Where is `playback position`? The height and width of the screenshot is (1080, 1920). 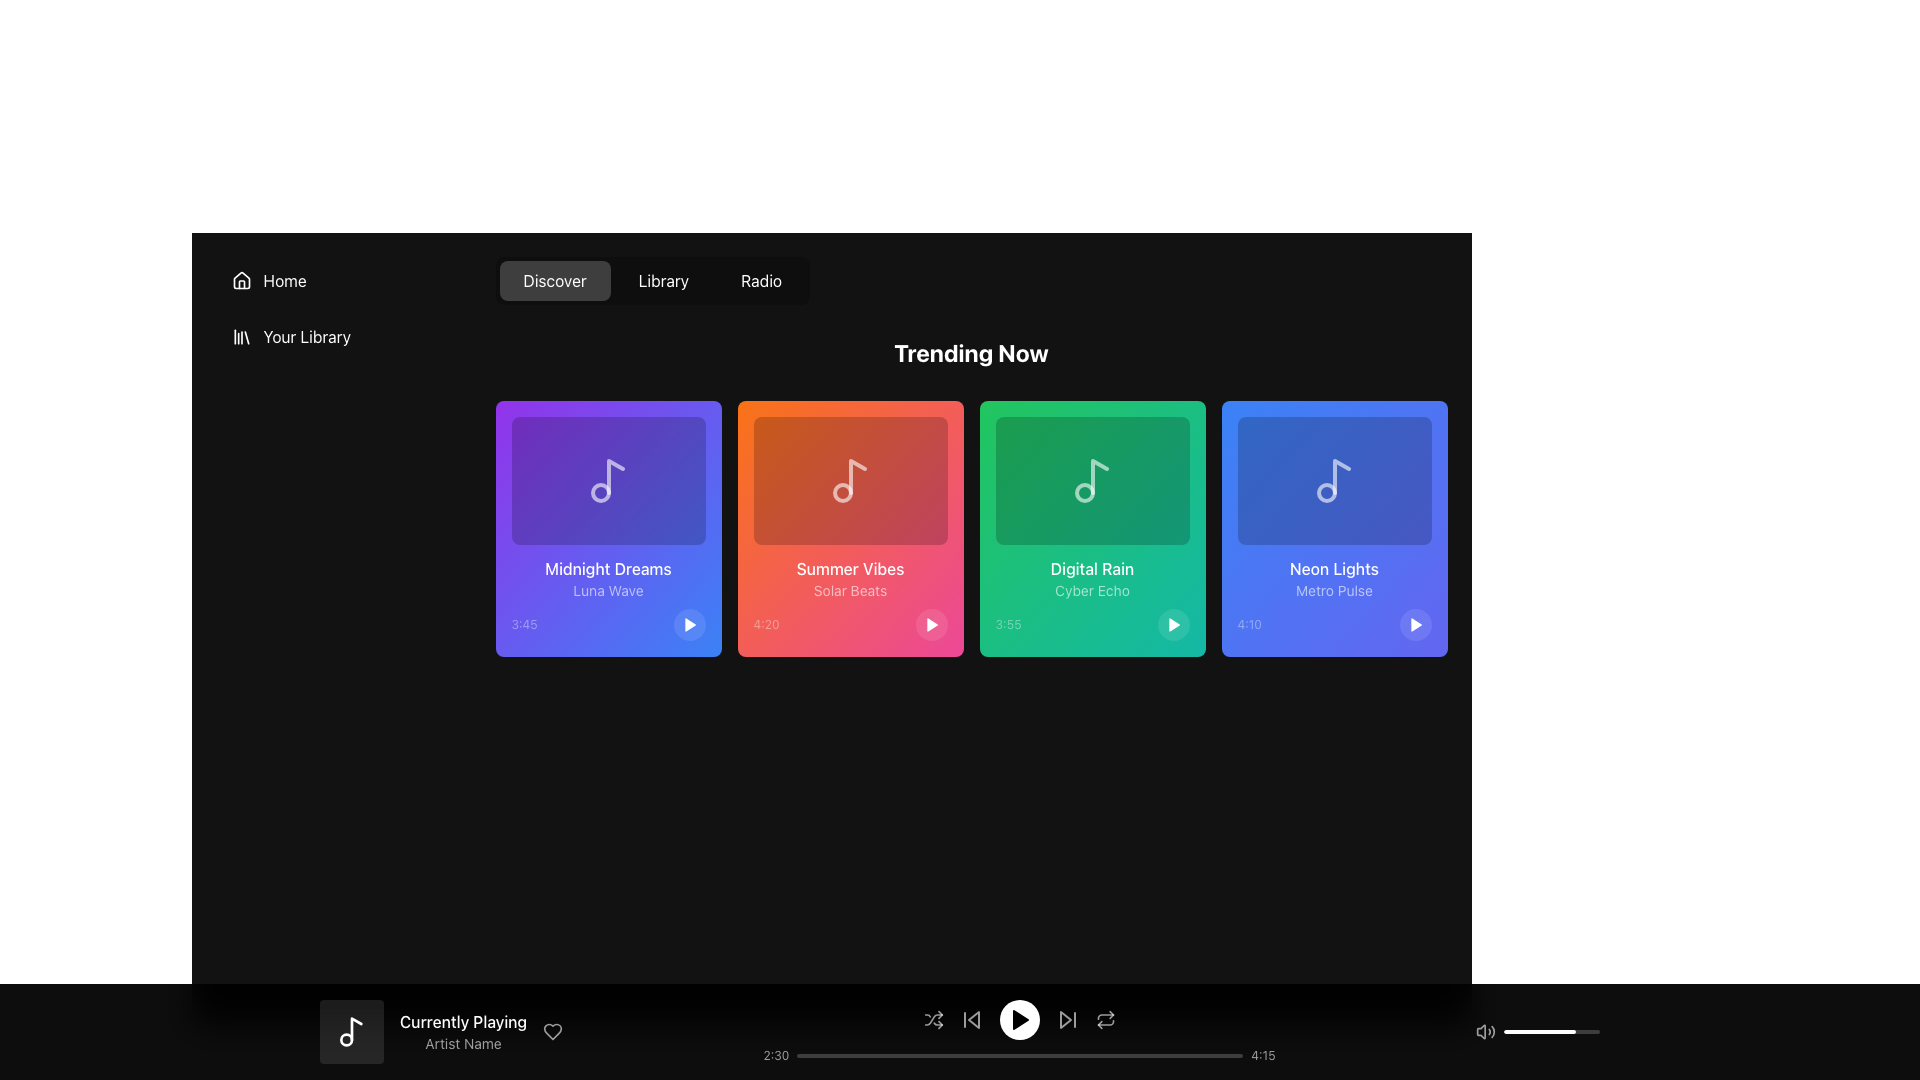 playback position is located at coordinates (1208, 1055).